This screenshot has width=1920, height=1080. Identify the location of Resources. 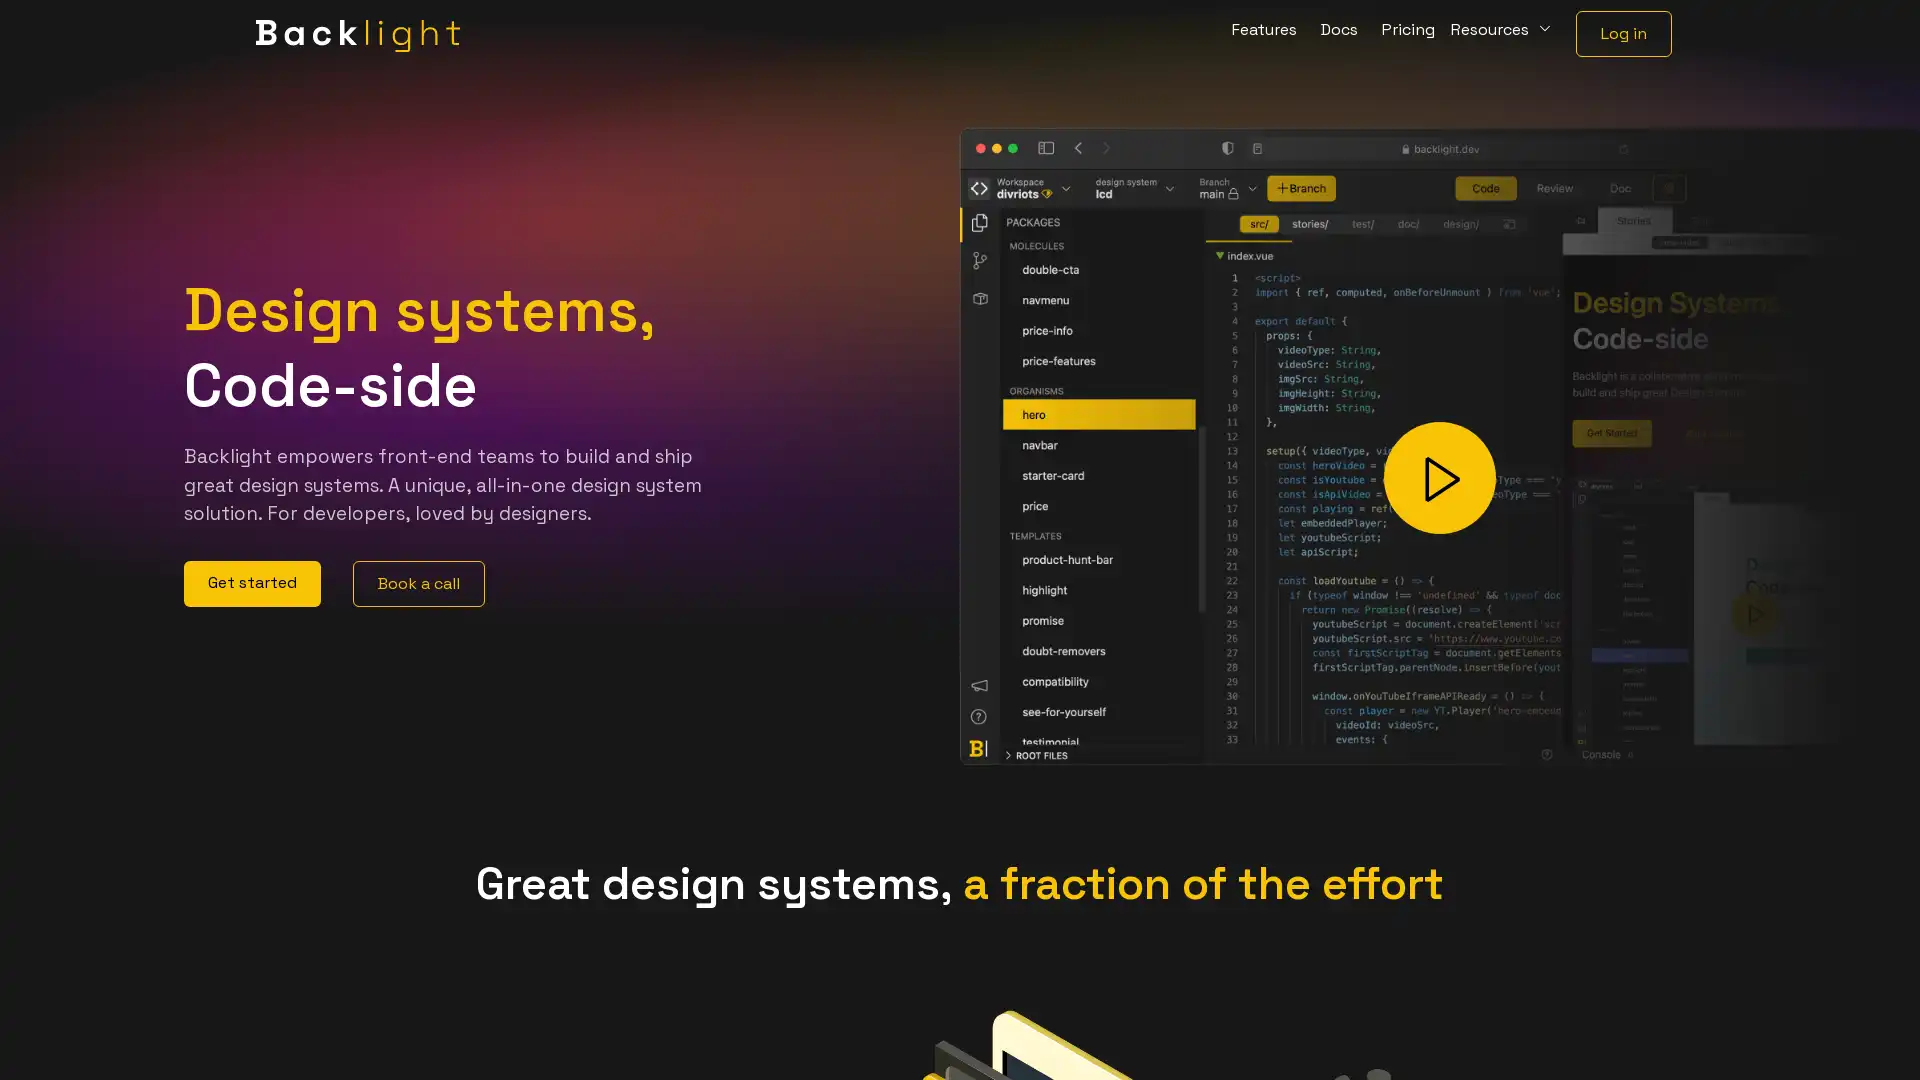
(1502, 34).